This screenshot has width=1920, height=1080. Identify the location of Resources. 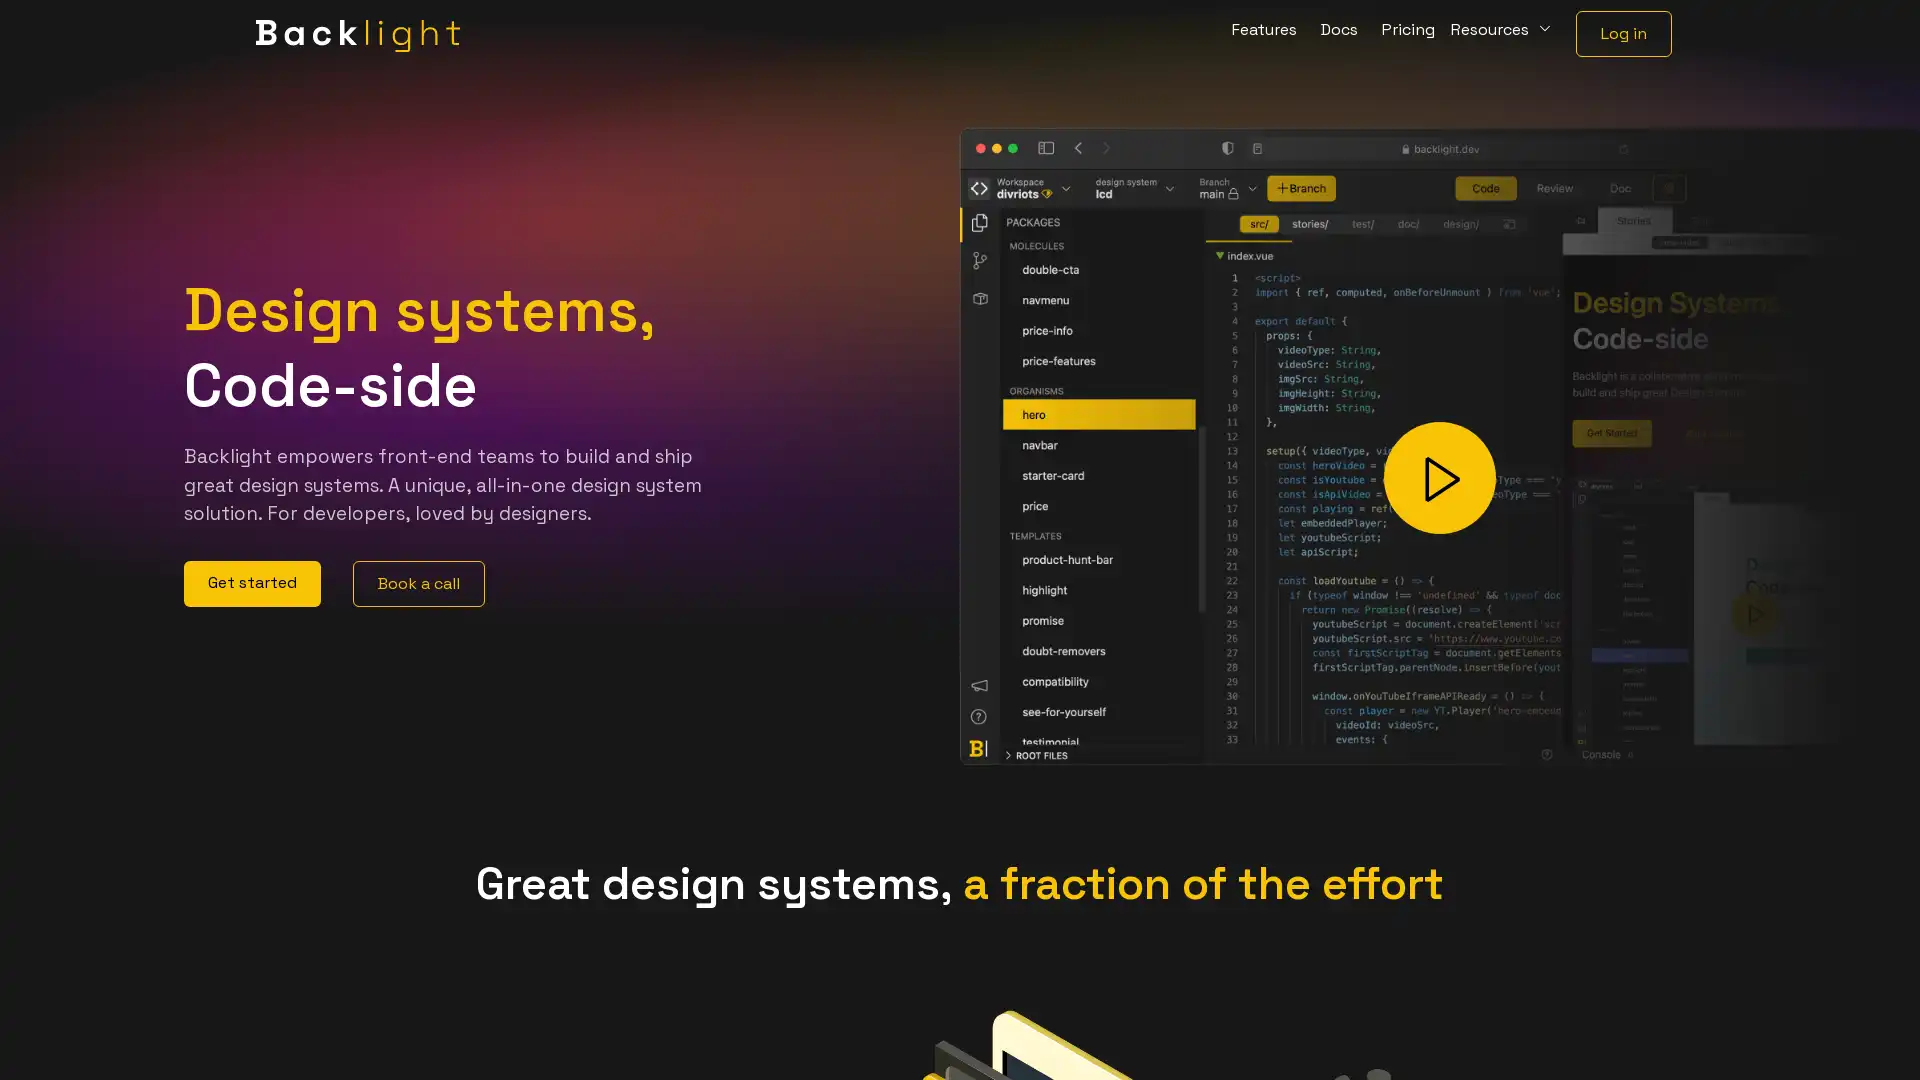
(1502, 34).